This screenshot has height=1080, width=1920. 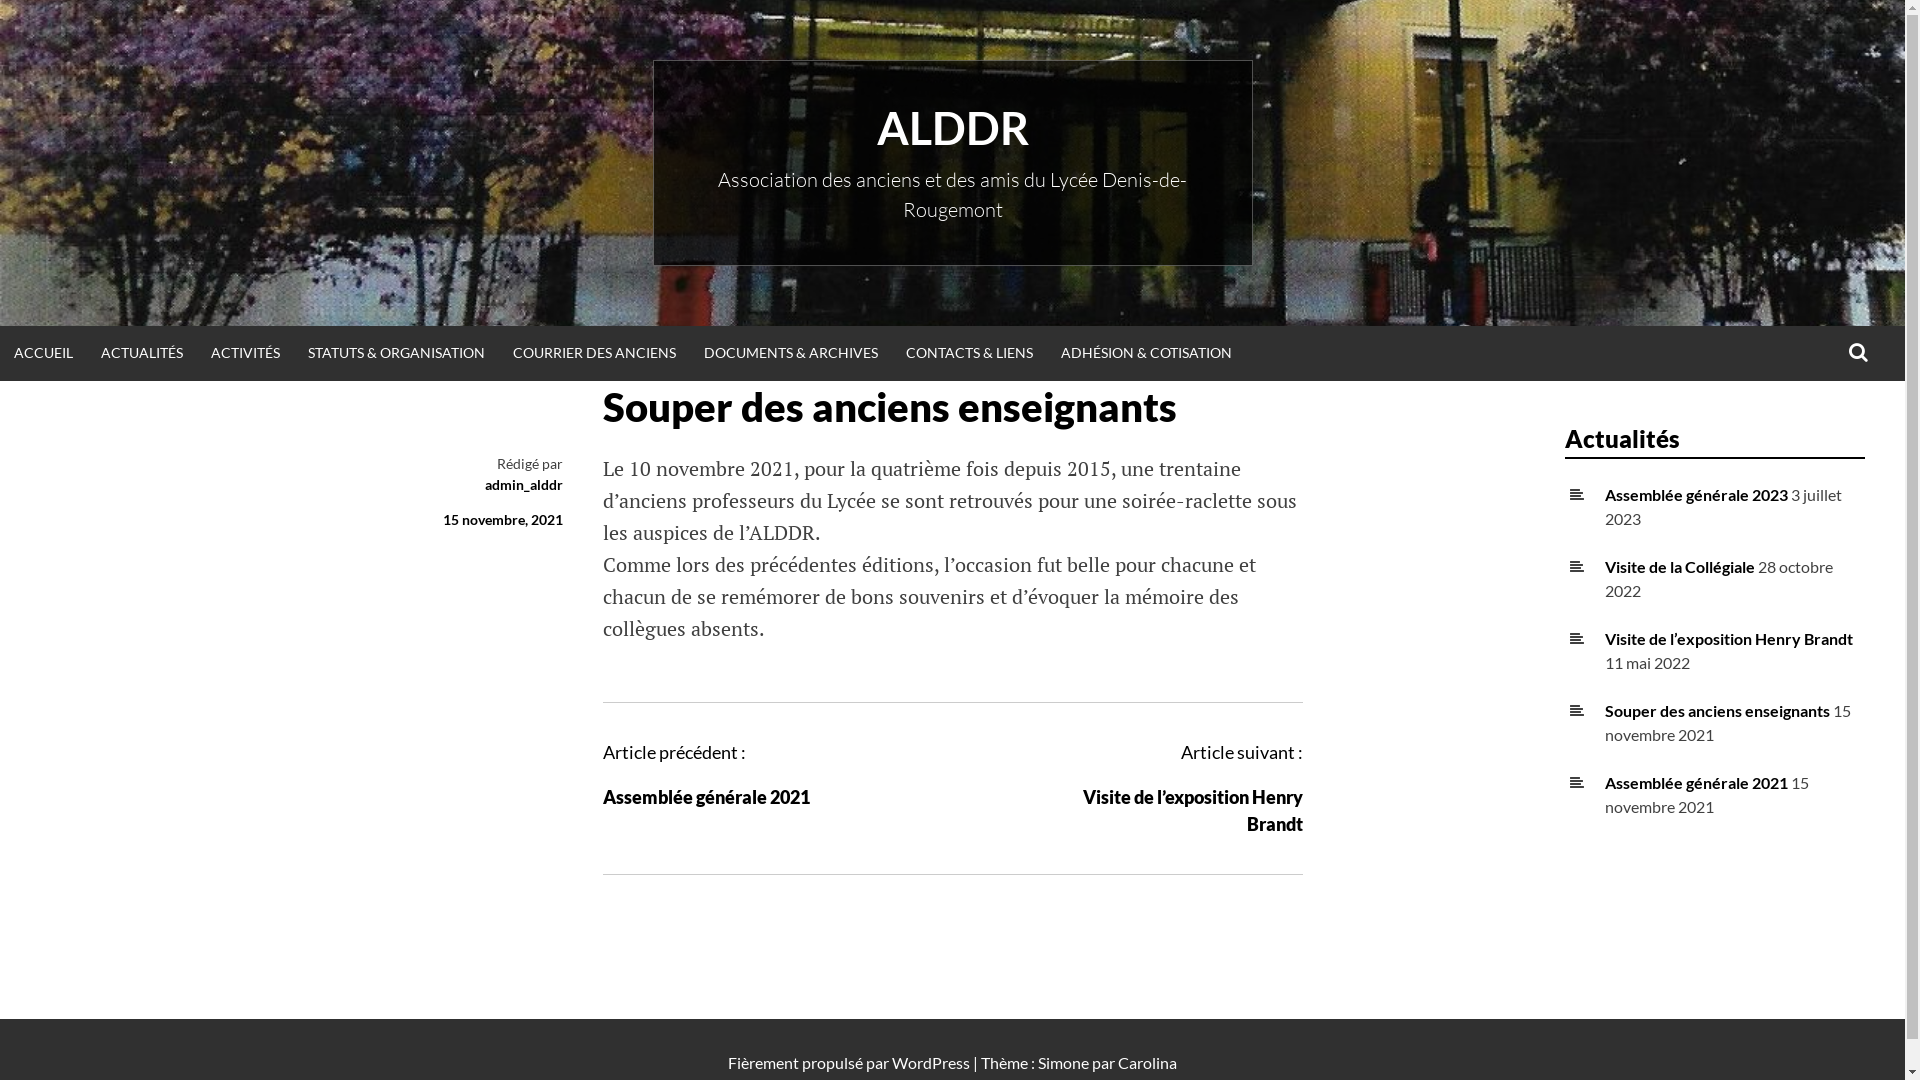 What do you see at coordinates (1856, 352) in the screenshot?
I see `'RECHERCHE'` at bounding box center [1856, 352].